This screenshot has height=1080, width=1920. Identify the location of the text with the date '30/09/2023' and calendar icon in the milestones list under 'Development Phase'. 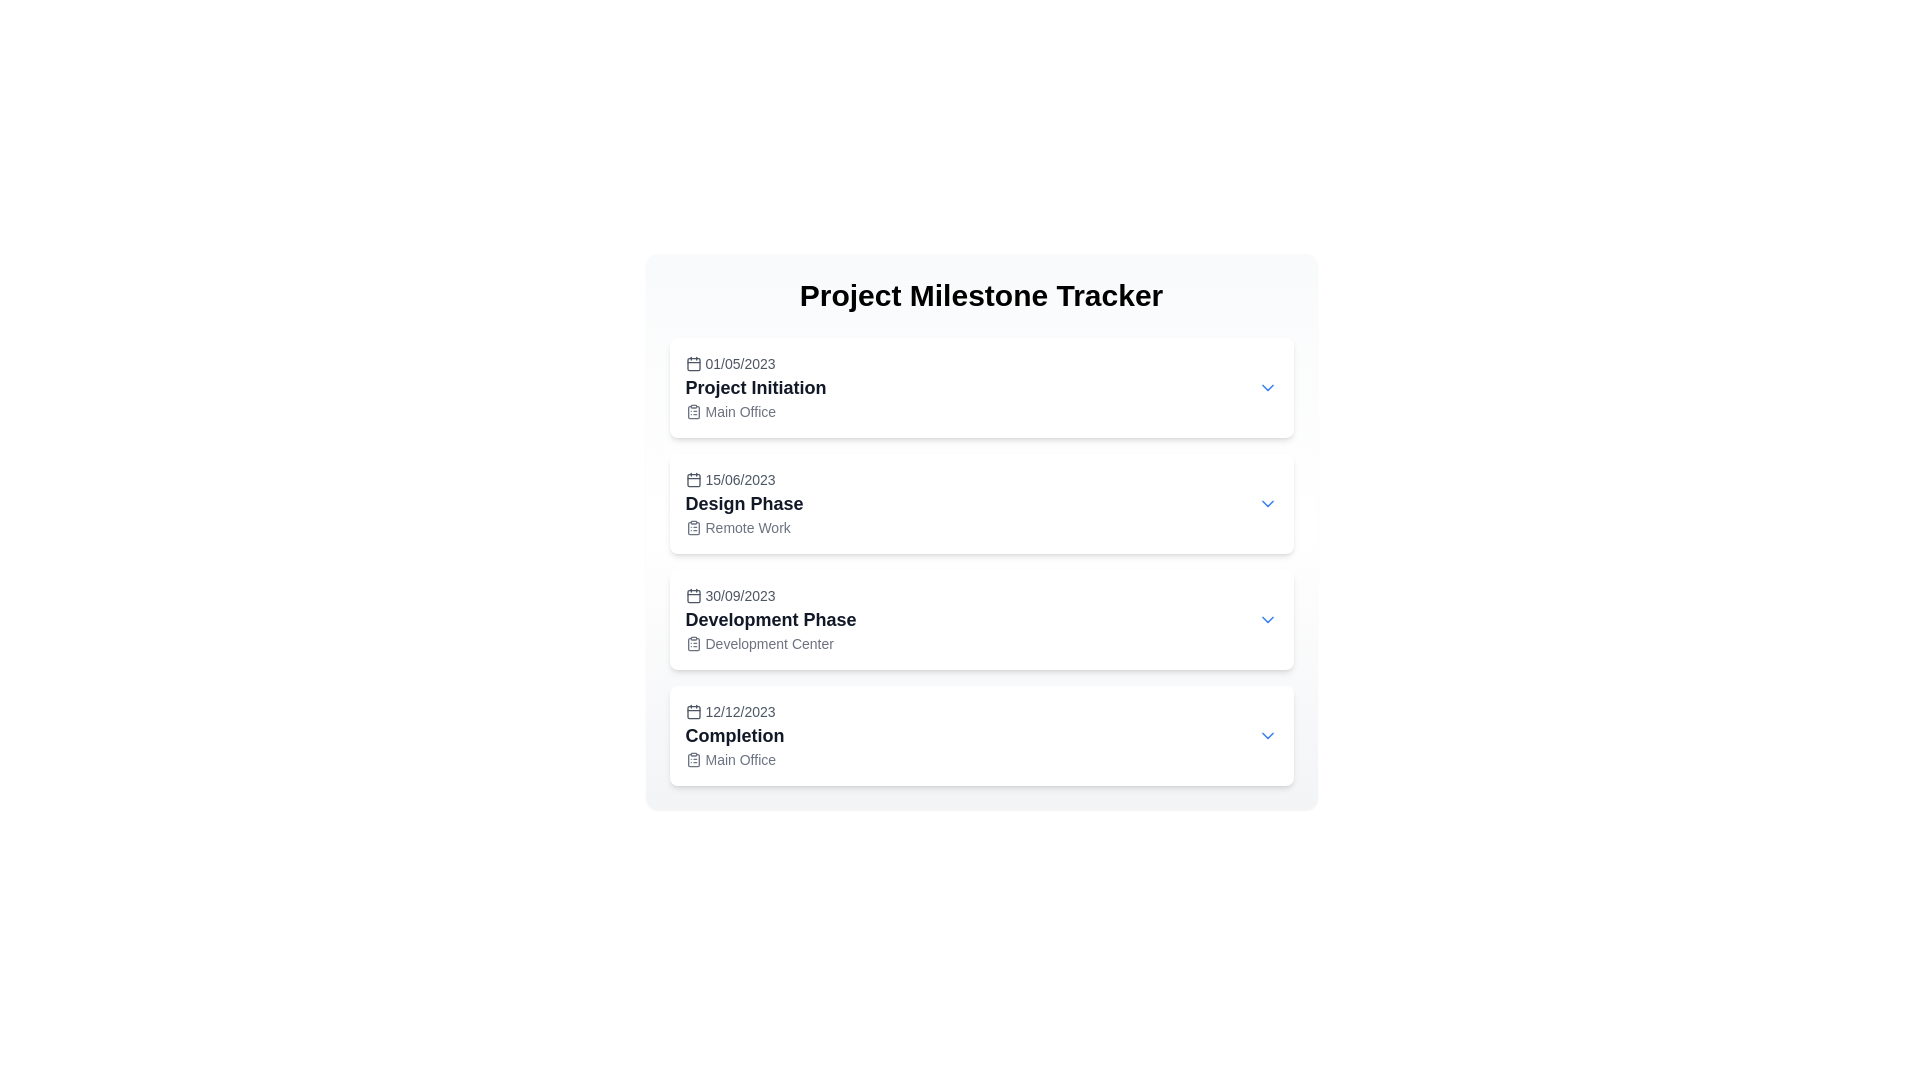
(770, 595).